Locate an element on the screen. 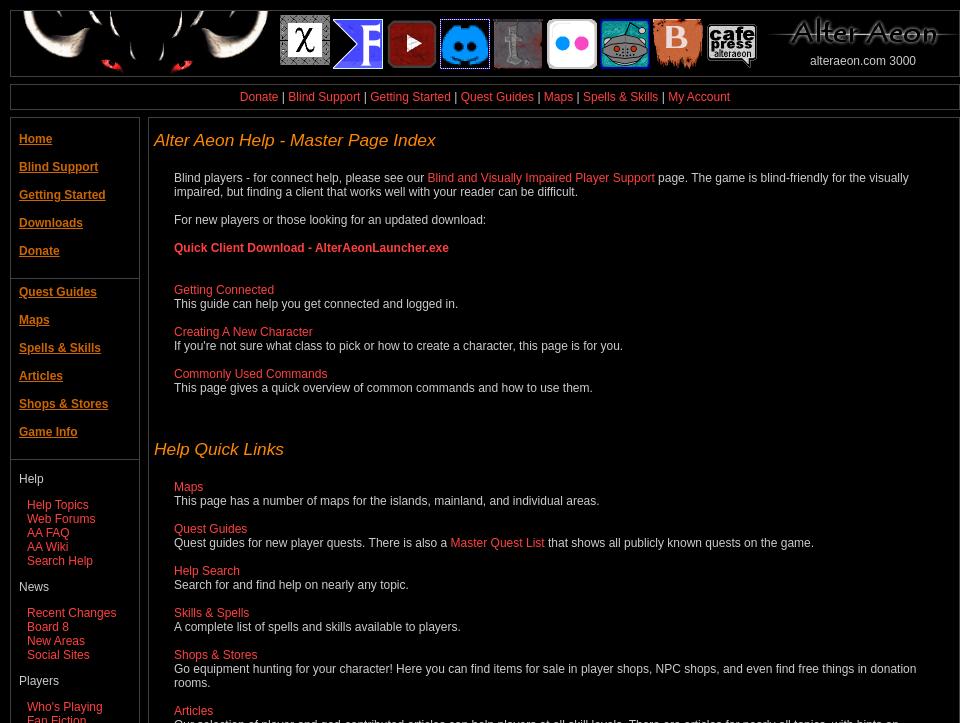  'alteraeon.com 3000' is located at coordinates (861, 61).